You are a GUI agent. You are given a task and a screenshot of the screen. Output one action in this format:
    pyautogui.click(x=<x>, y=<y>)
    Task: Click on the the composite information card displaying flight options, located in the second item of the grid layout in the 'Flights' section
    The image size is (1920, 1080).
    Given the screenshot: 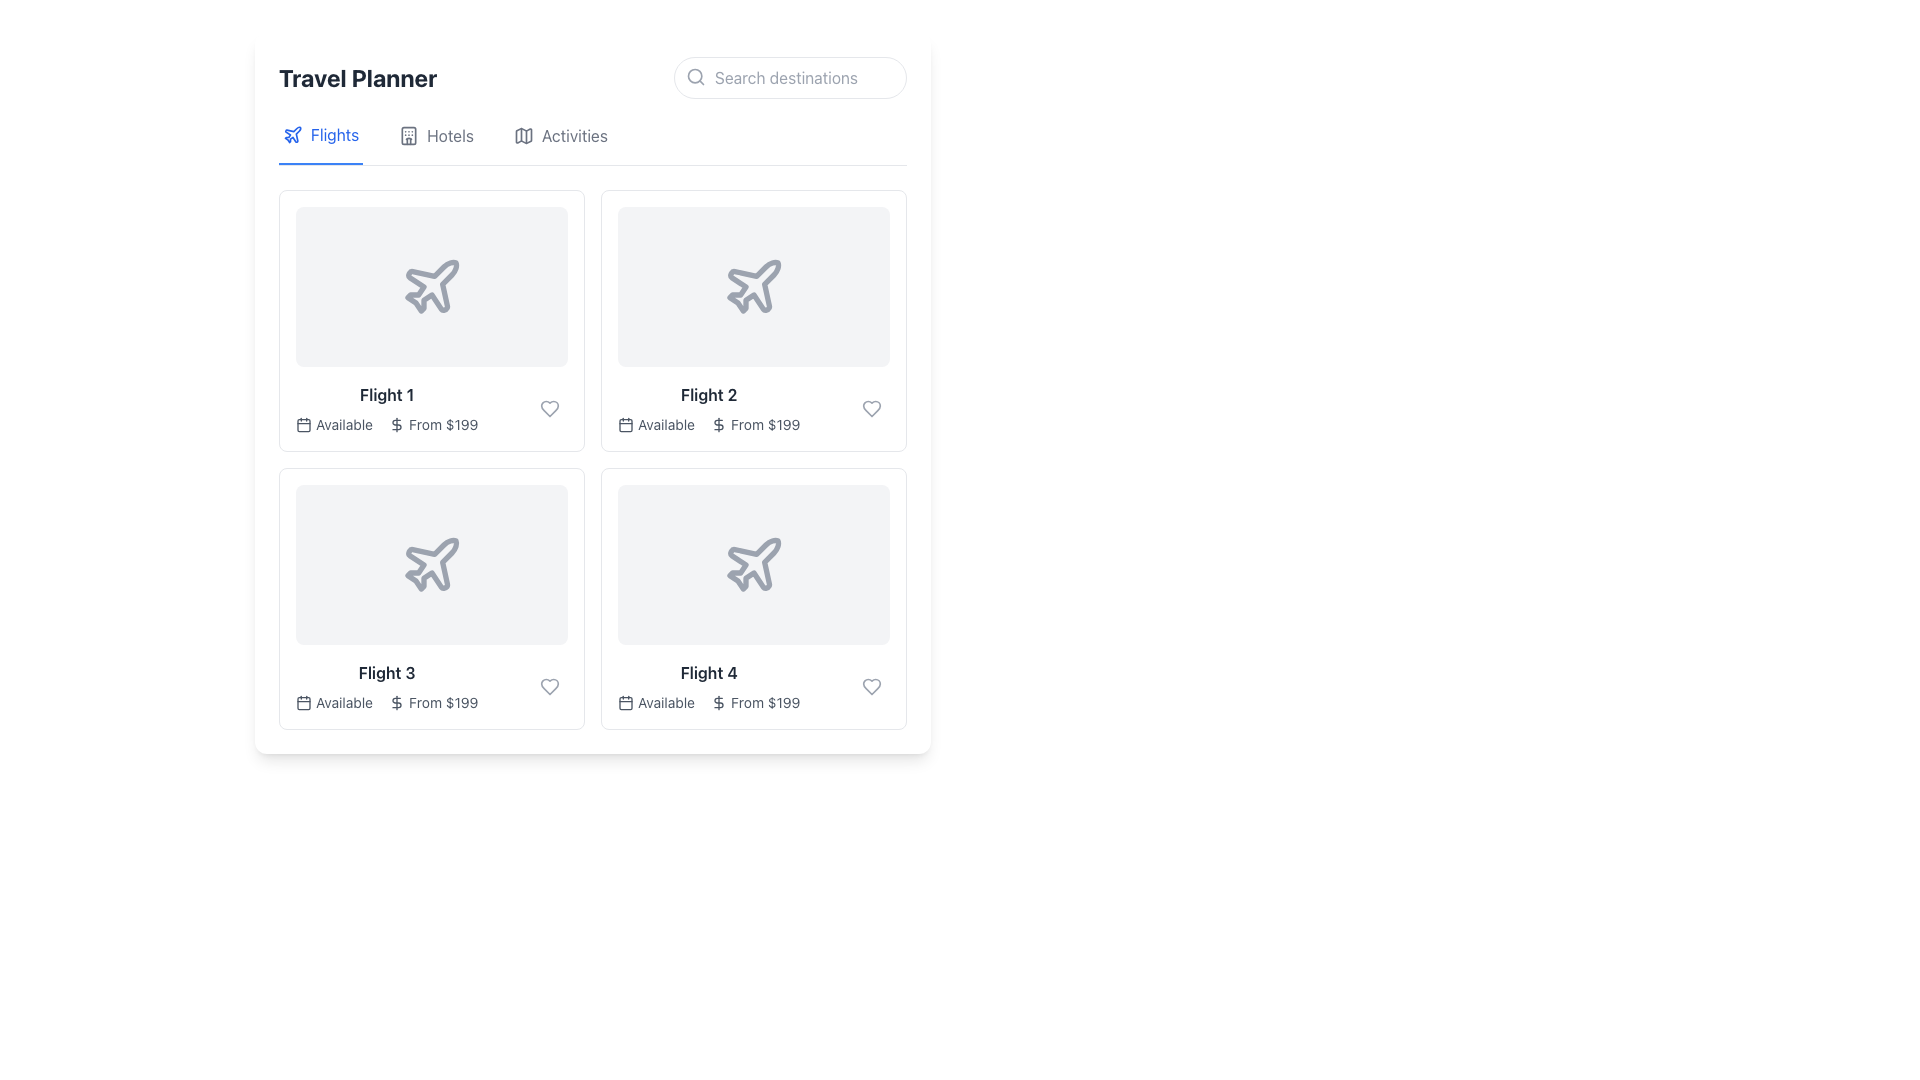 What is the action you would take?
    pyautogui.click(x=709, y=407)
    